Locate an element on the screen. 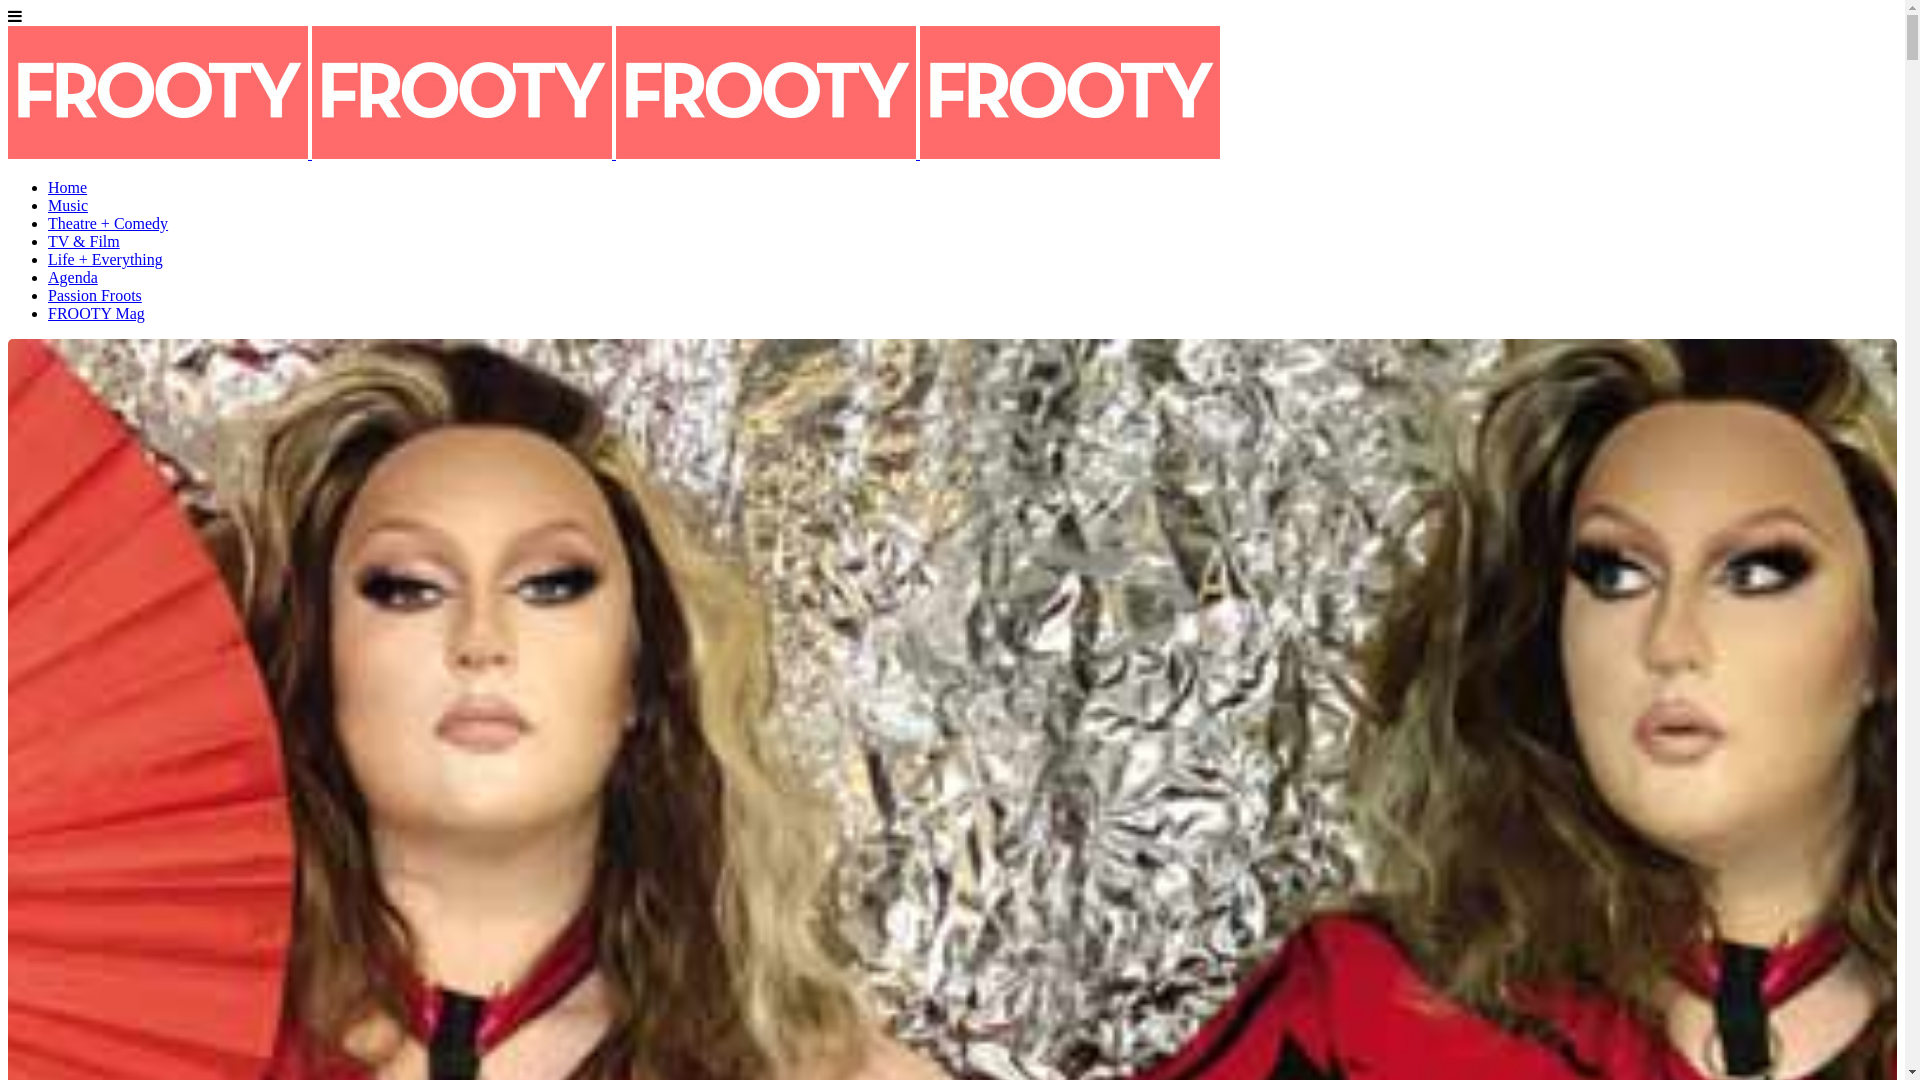  'Passion Froots' is located at coordinates (94, 295).